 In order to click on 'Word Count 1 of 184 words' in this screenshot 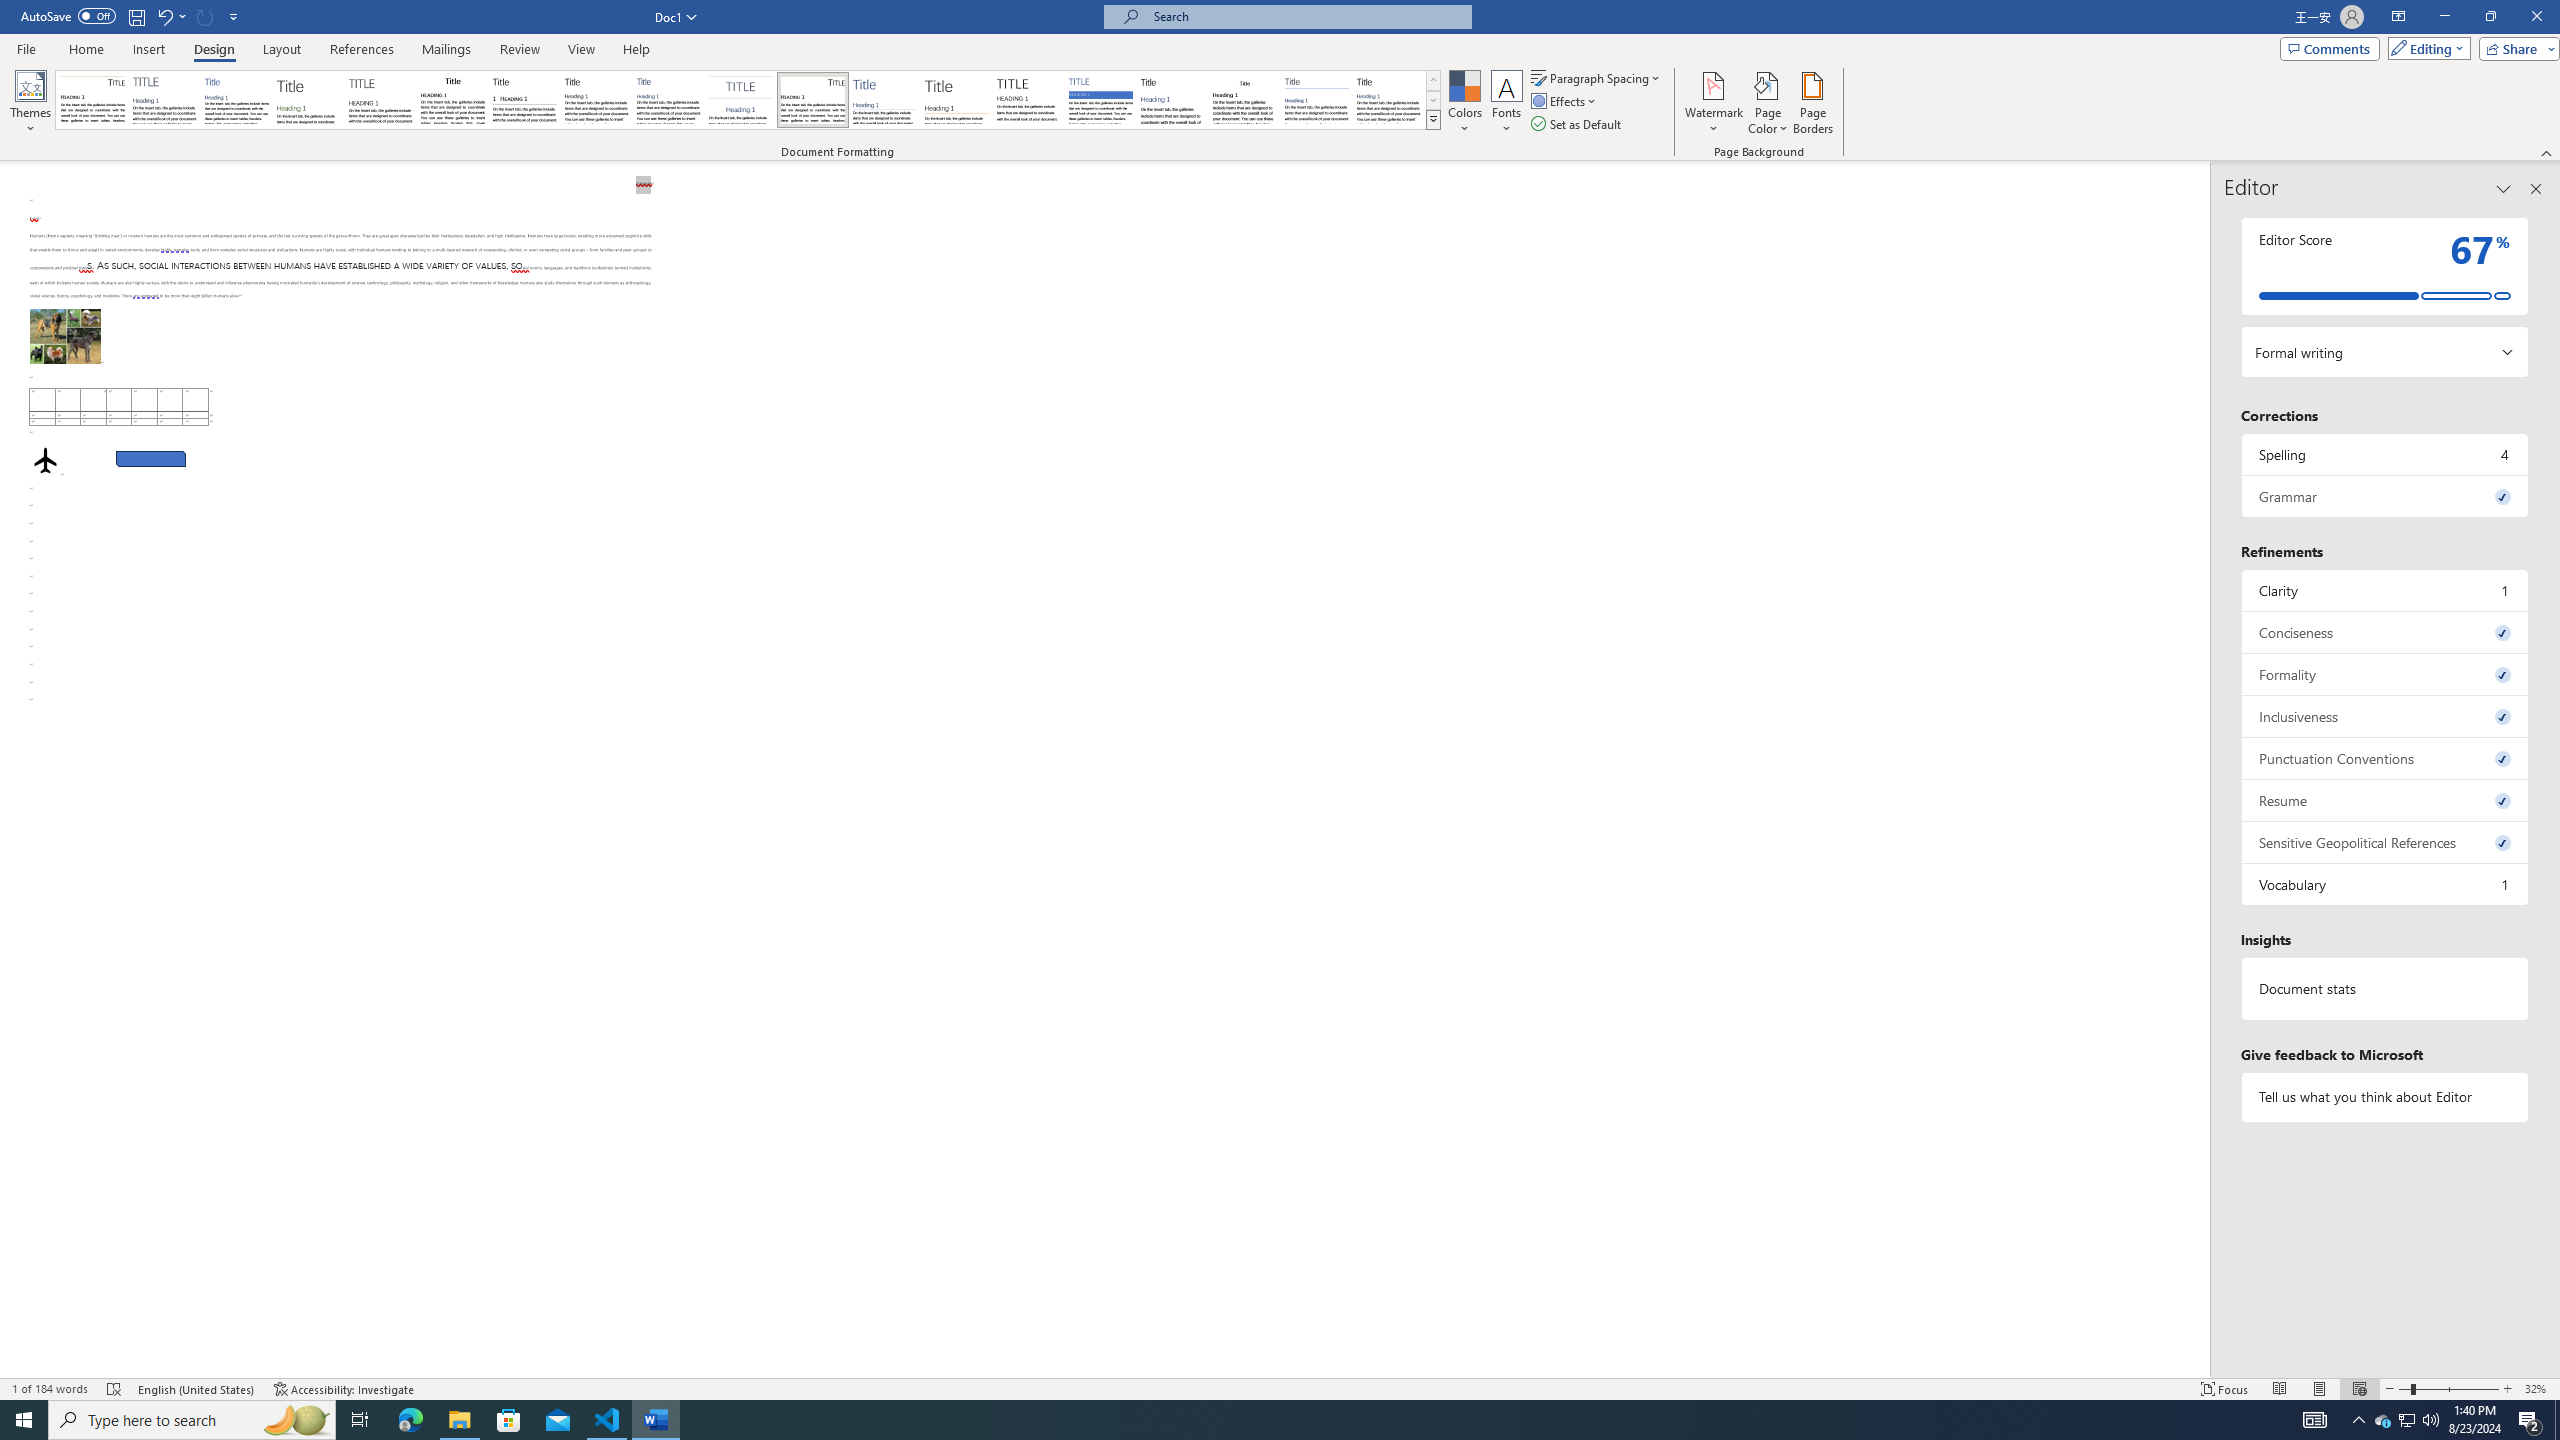, I will do `click(50, 1389)`.